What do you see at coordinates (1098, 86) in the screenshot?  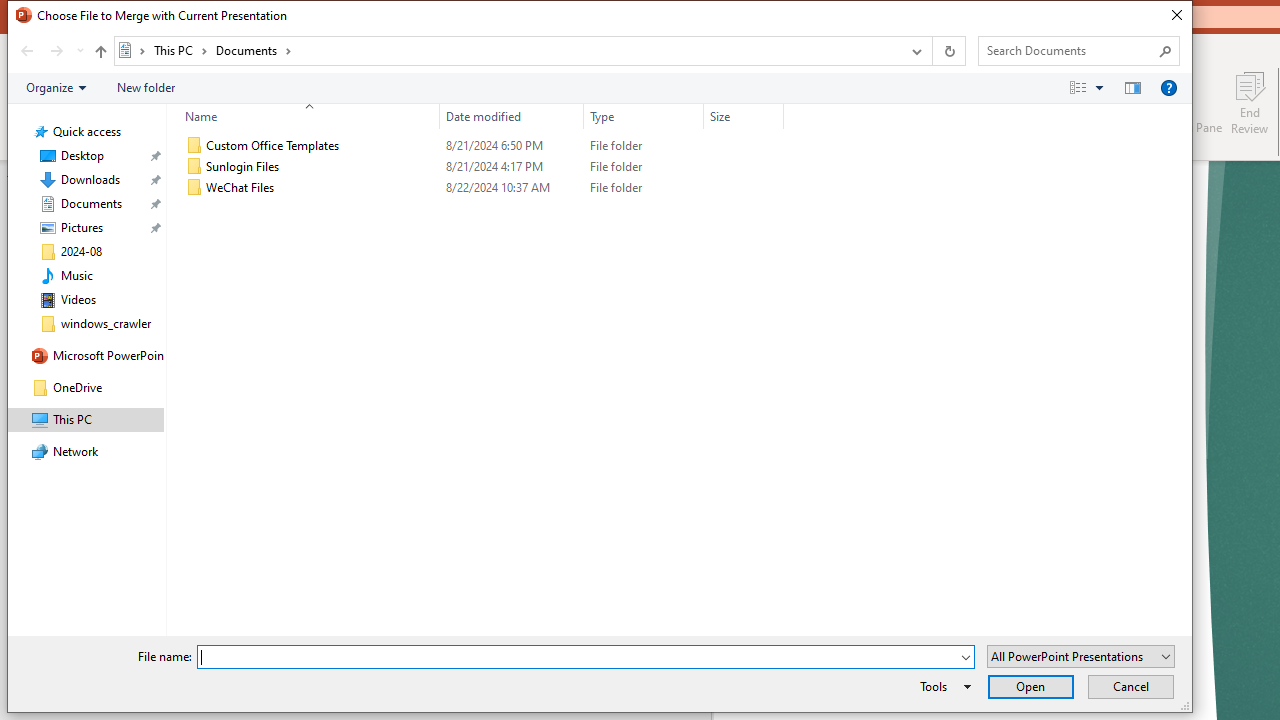 I see `'View Slider'` at bounding box center [1098, 86].